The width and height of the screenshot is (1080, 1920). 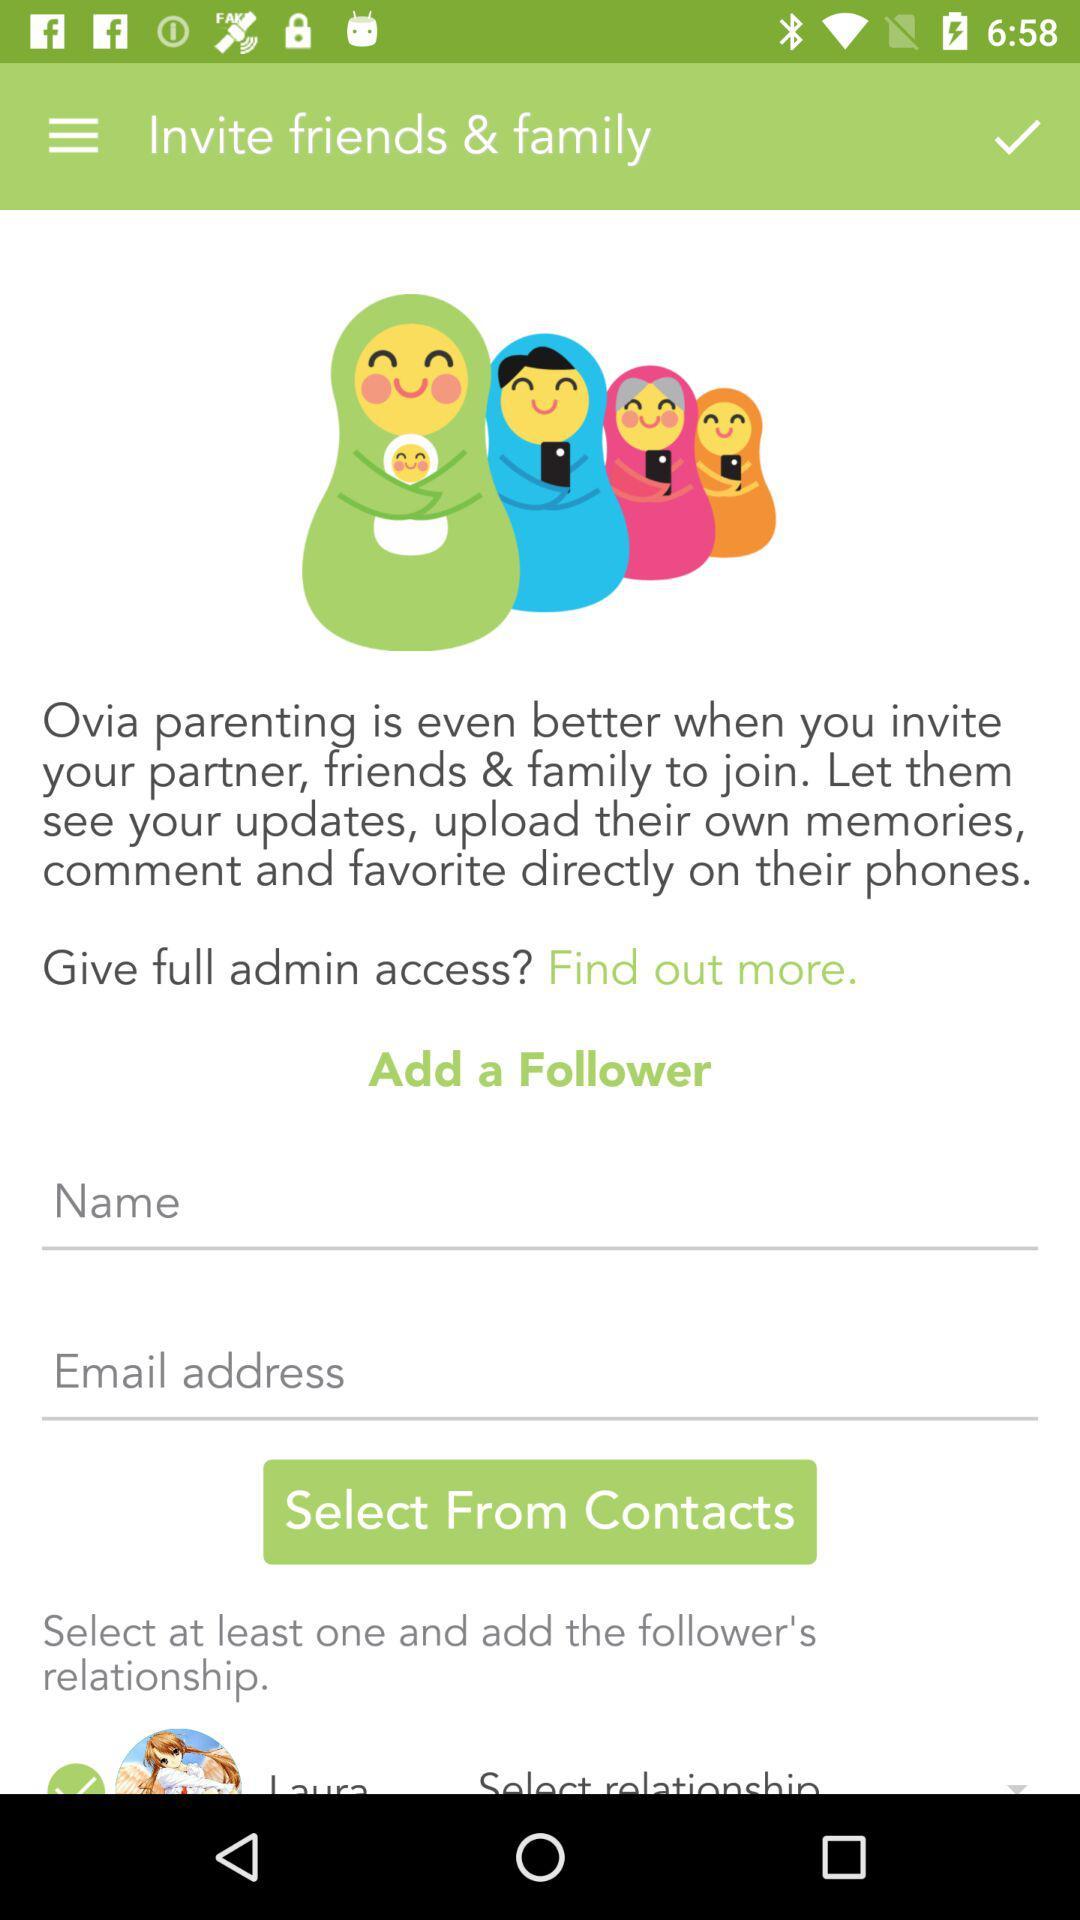 What do you see at coordinates (177, 1761) in the screenshot?
I see `item to the left of laura` at bounding box center [177, 1761].